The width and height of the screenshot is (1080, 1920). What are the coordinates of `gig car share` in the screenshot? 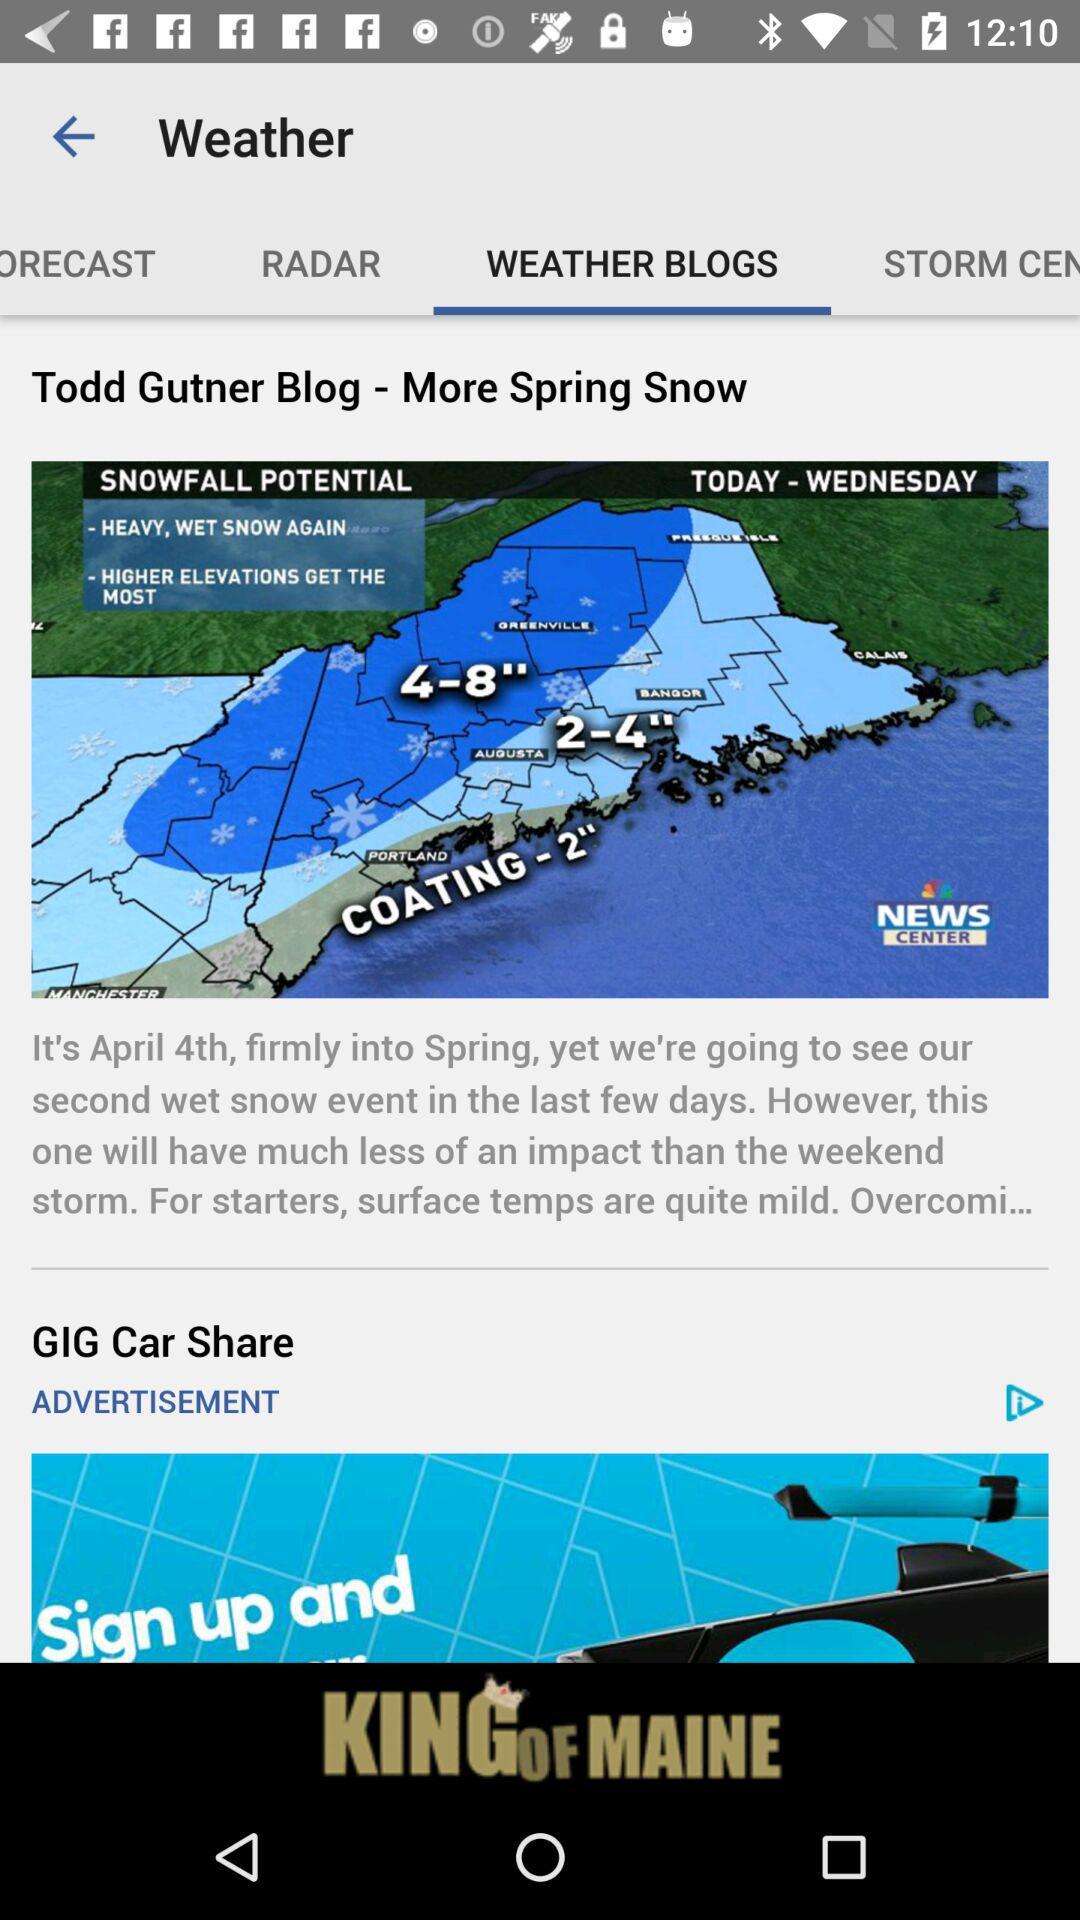 It's located at (540, 1340).